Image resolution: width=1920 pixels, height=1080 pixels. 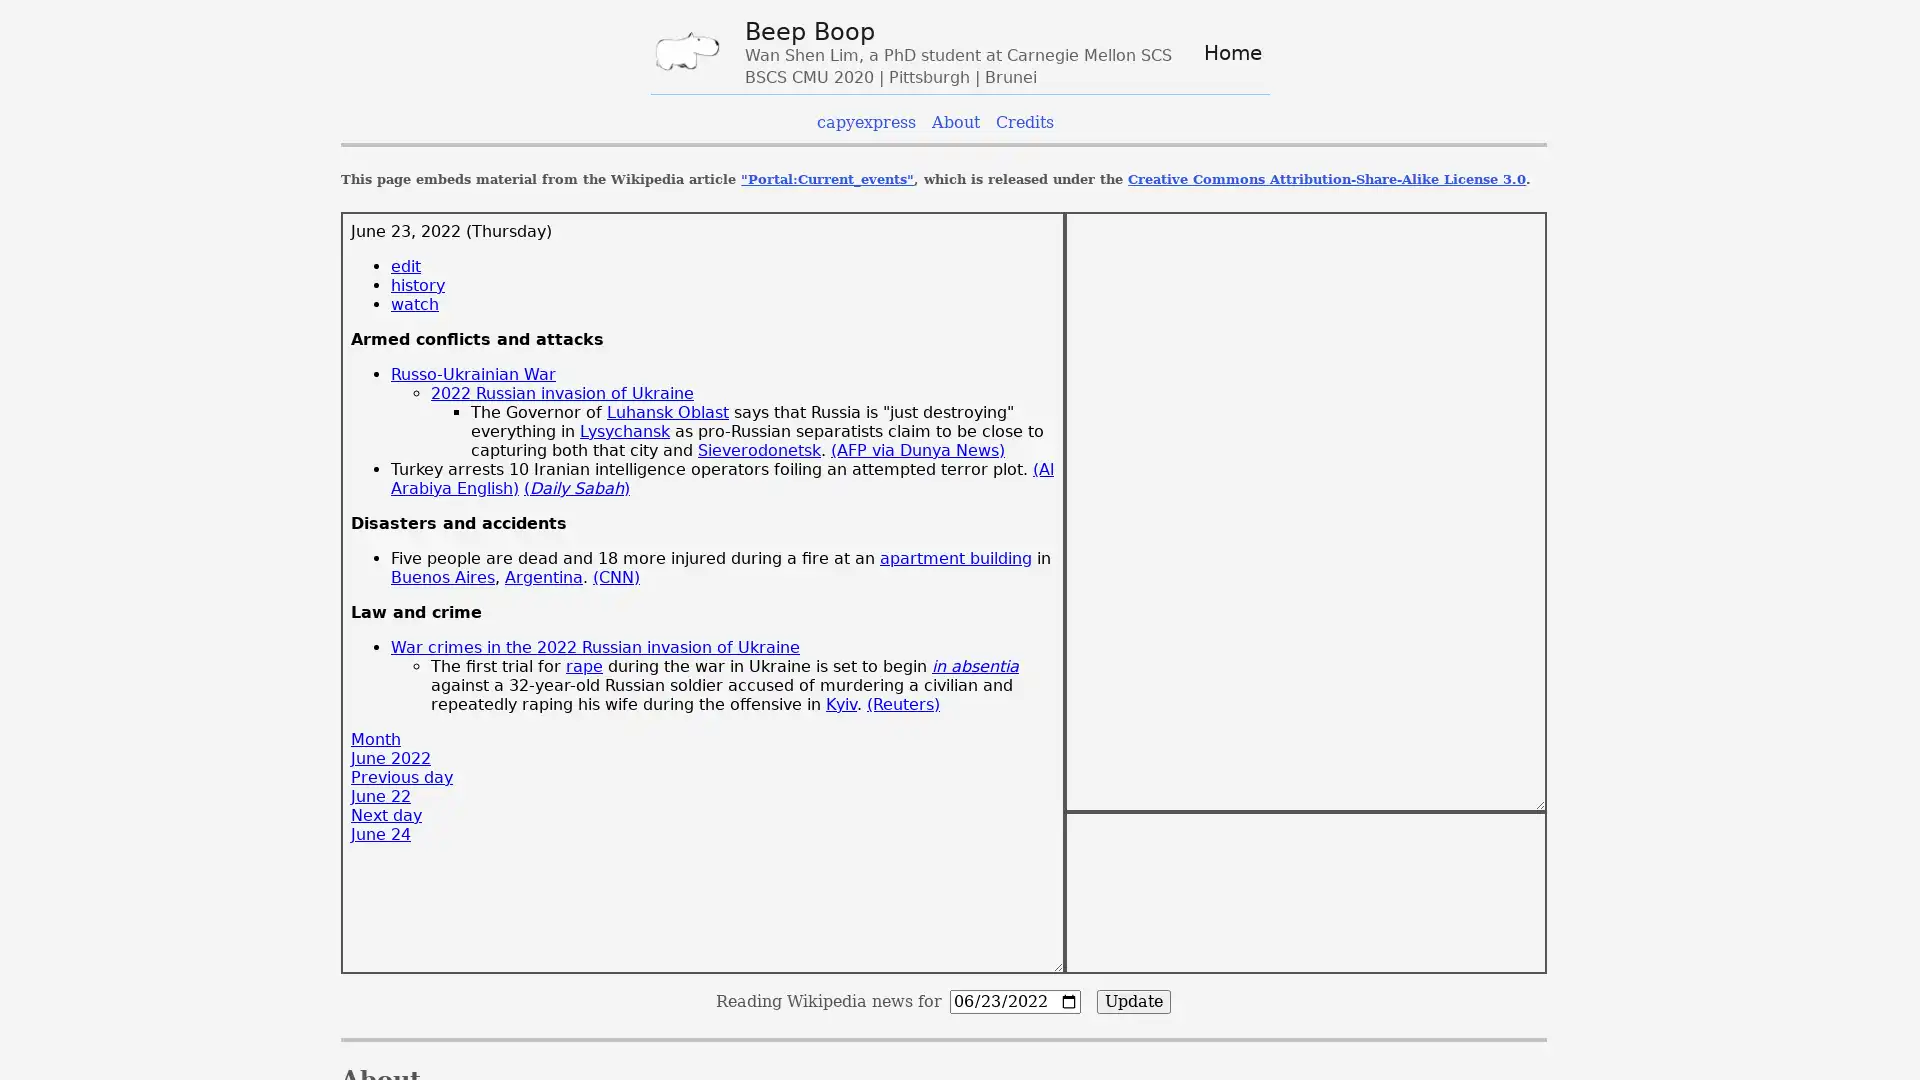 What do you see at coordinates (1133, 1001) in the screenshot?
I see `Update` at bounding box center [1133, 1001].